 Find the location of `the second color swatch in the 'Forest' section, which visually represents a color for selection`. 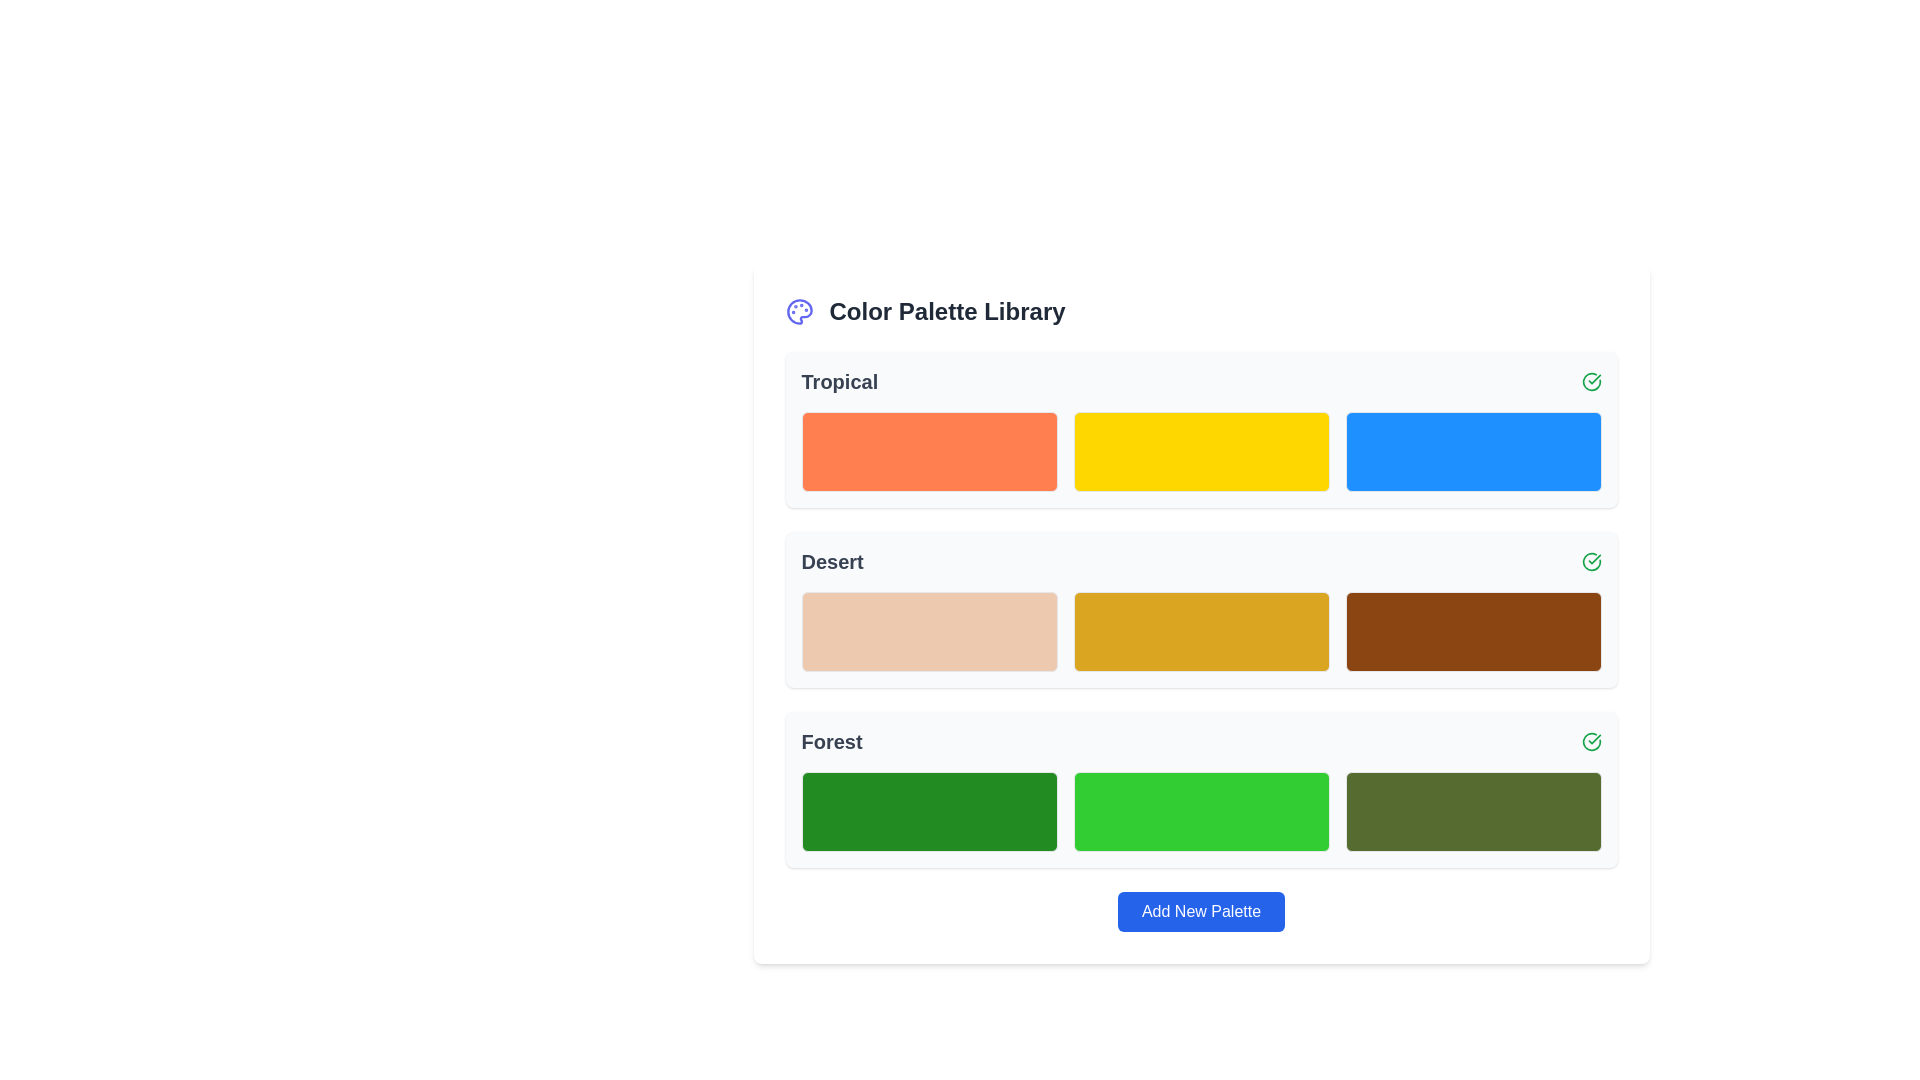

the second color swatch in the 'Forest' section, which visually represents a color for selection is located at coordinates (1200, 812).